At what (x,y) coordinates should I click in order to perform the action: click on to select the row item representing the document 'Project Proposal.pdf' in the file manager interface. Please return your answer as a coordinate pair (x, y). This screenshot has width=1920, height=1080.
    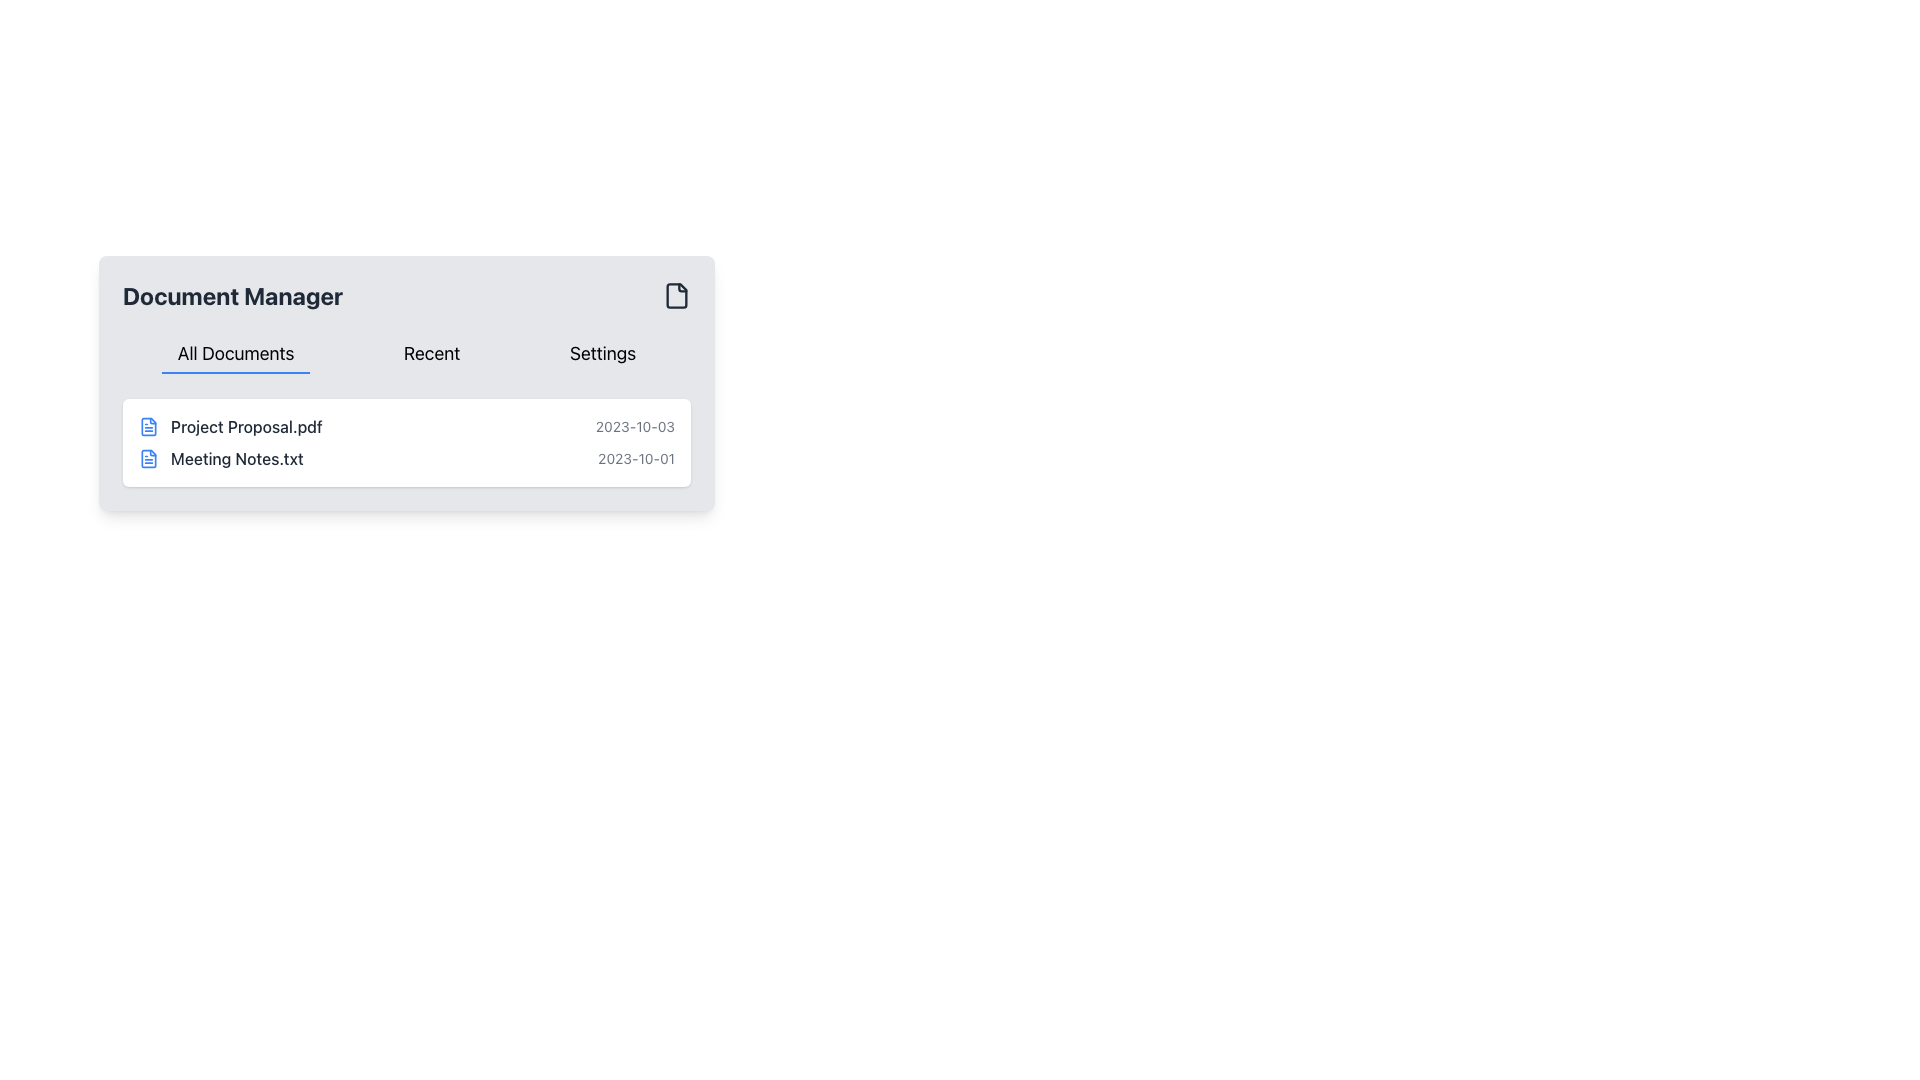
    Looking at the image, I should click on (406, 426).